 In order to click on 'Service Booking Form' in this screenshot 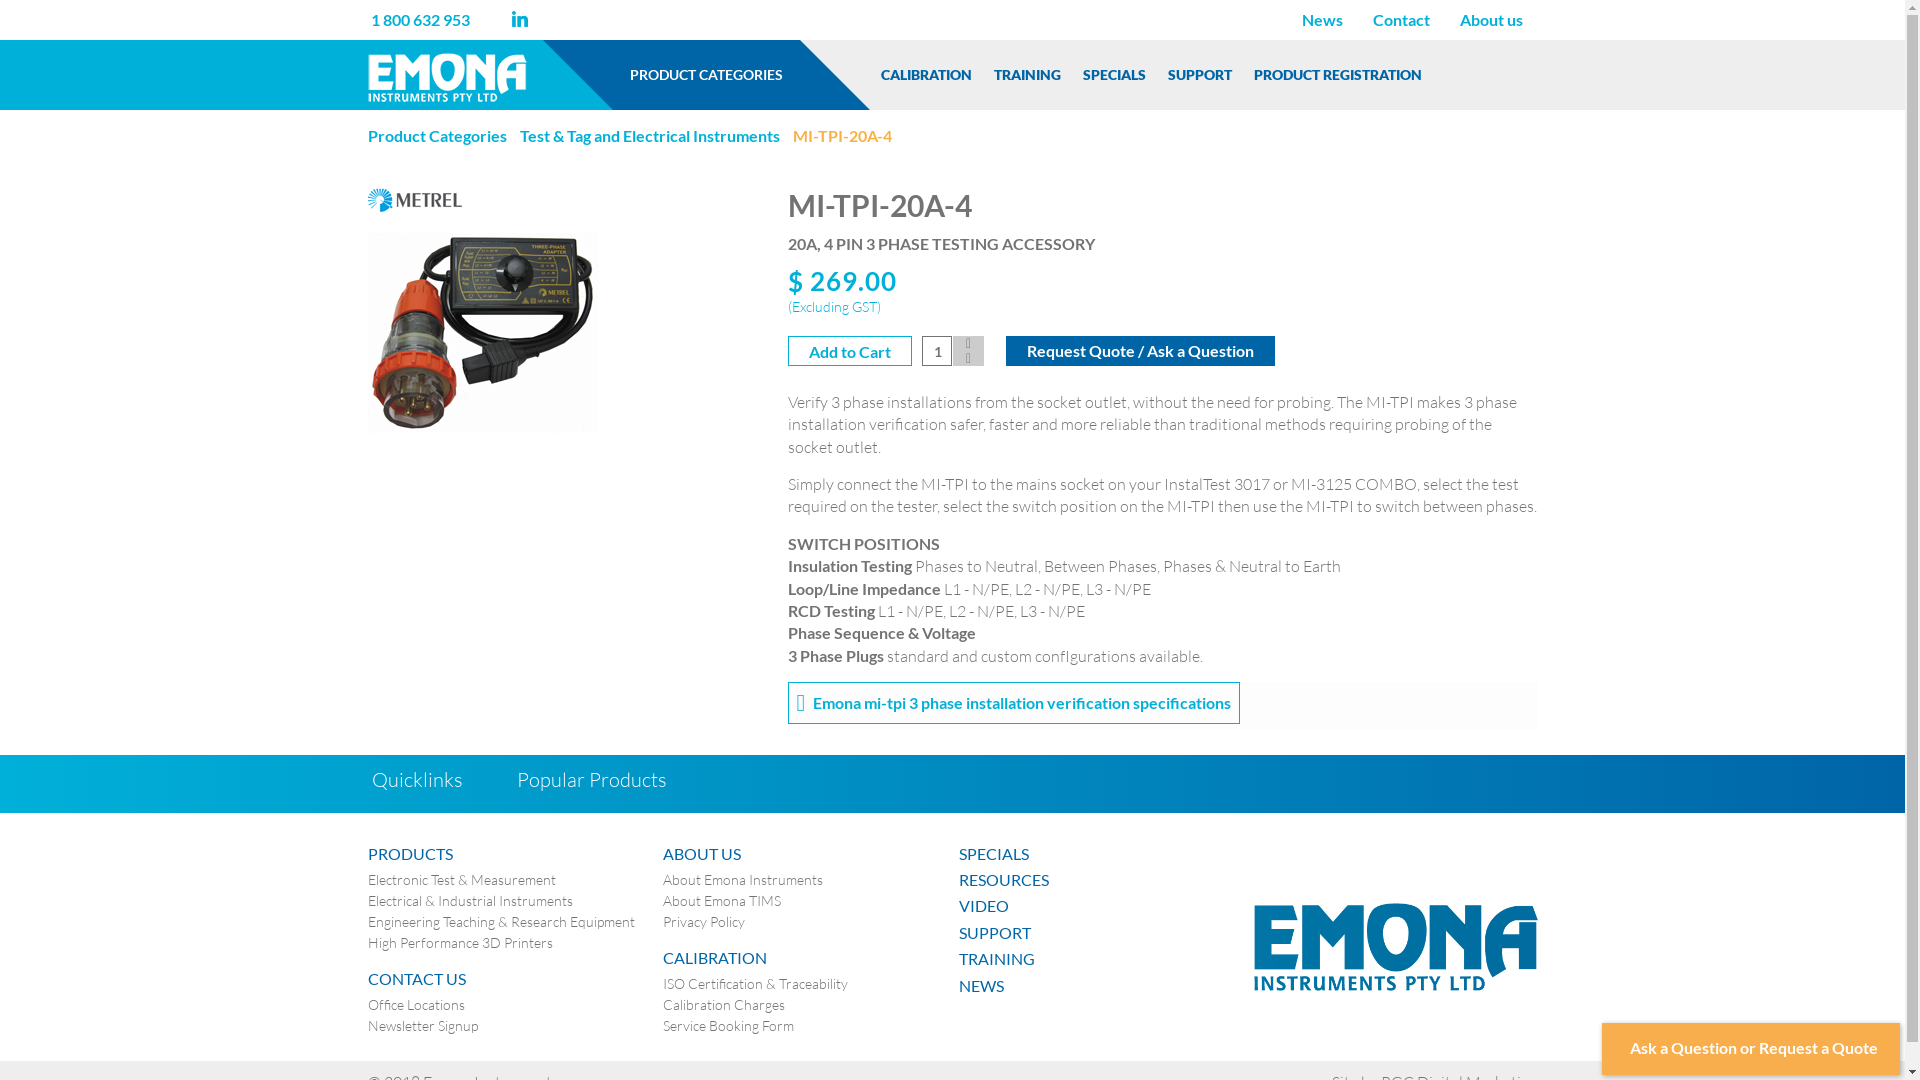, I will do `click(727, 1026)`.